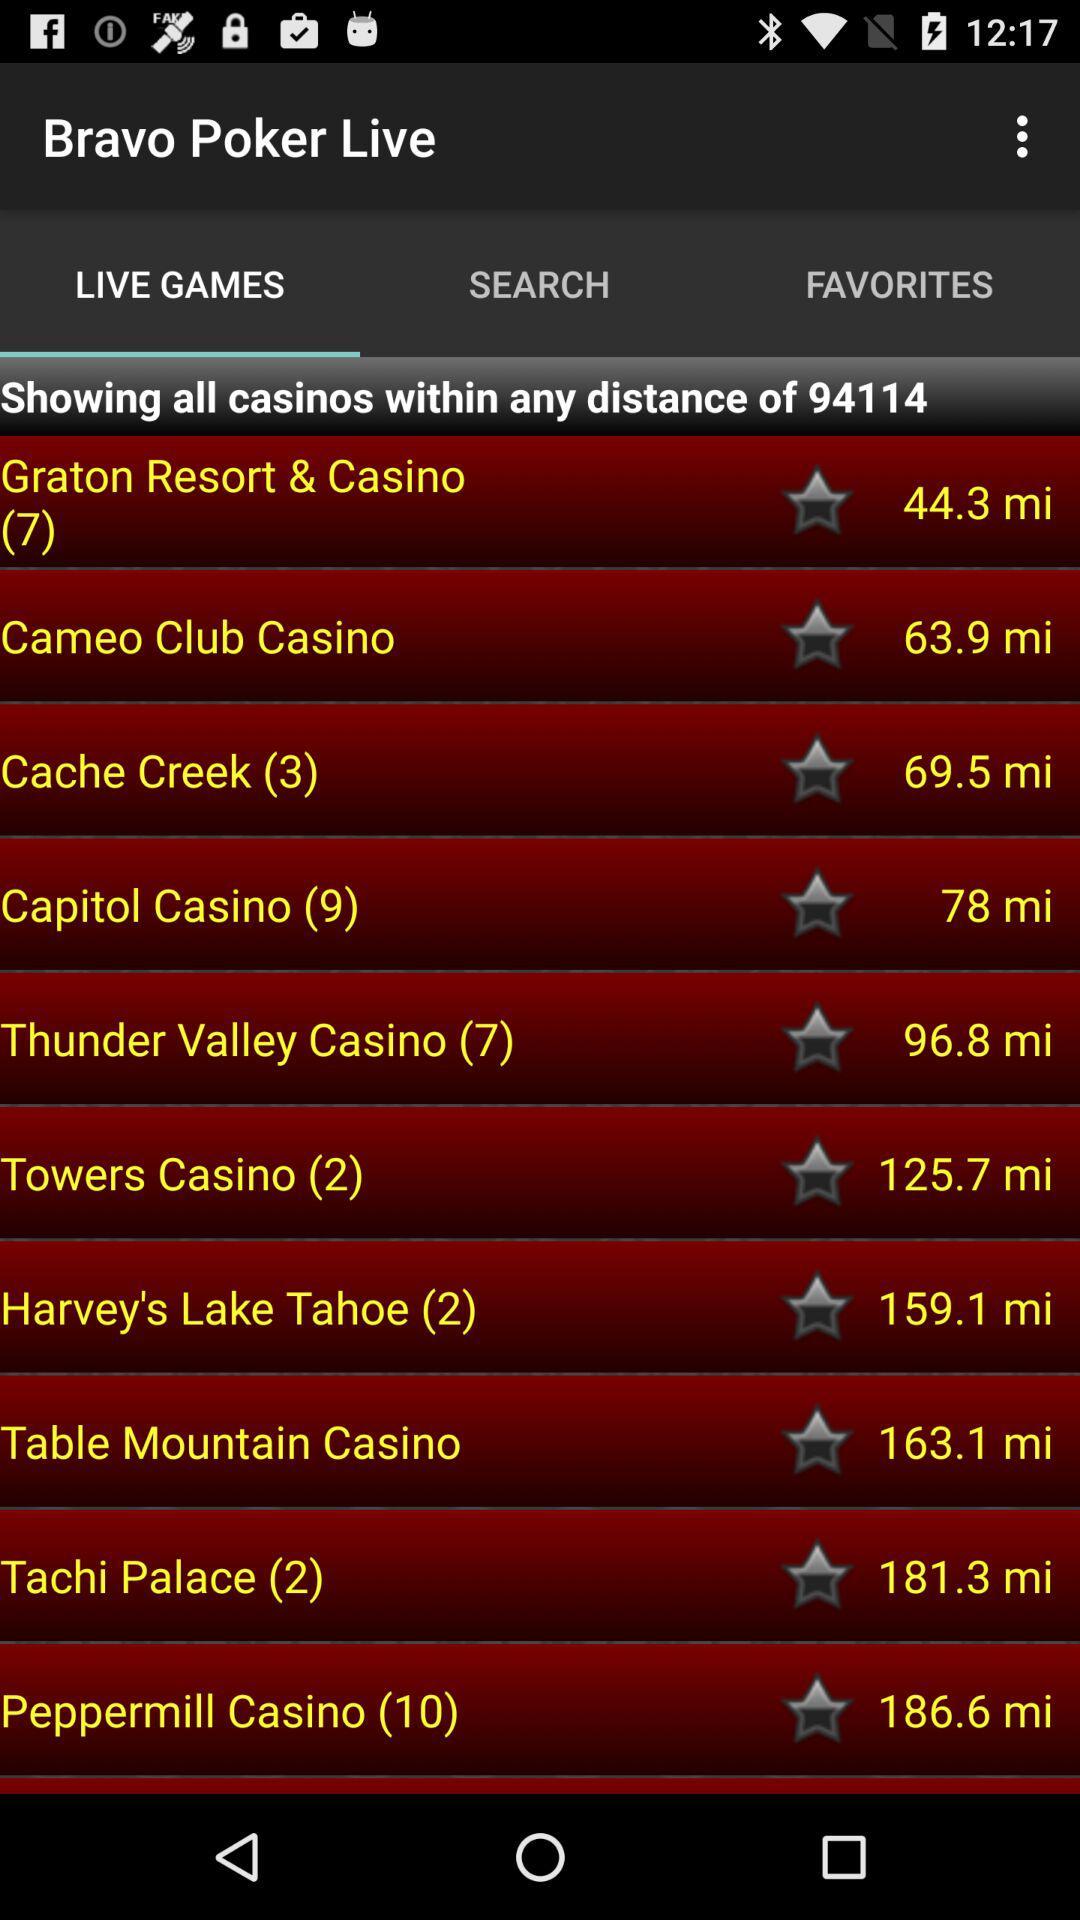 This screenshot has height=1920, width=1080. What do you see at coordinates (817, 1172) in the screenshot?
I see `favorite` at bounding box center [817, 1172].